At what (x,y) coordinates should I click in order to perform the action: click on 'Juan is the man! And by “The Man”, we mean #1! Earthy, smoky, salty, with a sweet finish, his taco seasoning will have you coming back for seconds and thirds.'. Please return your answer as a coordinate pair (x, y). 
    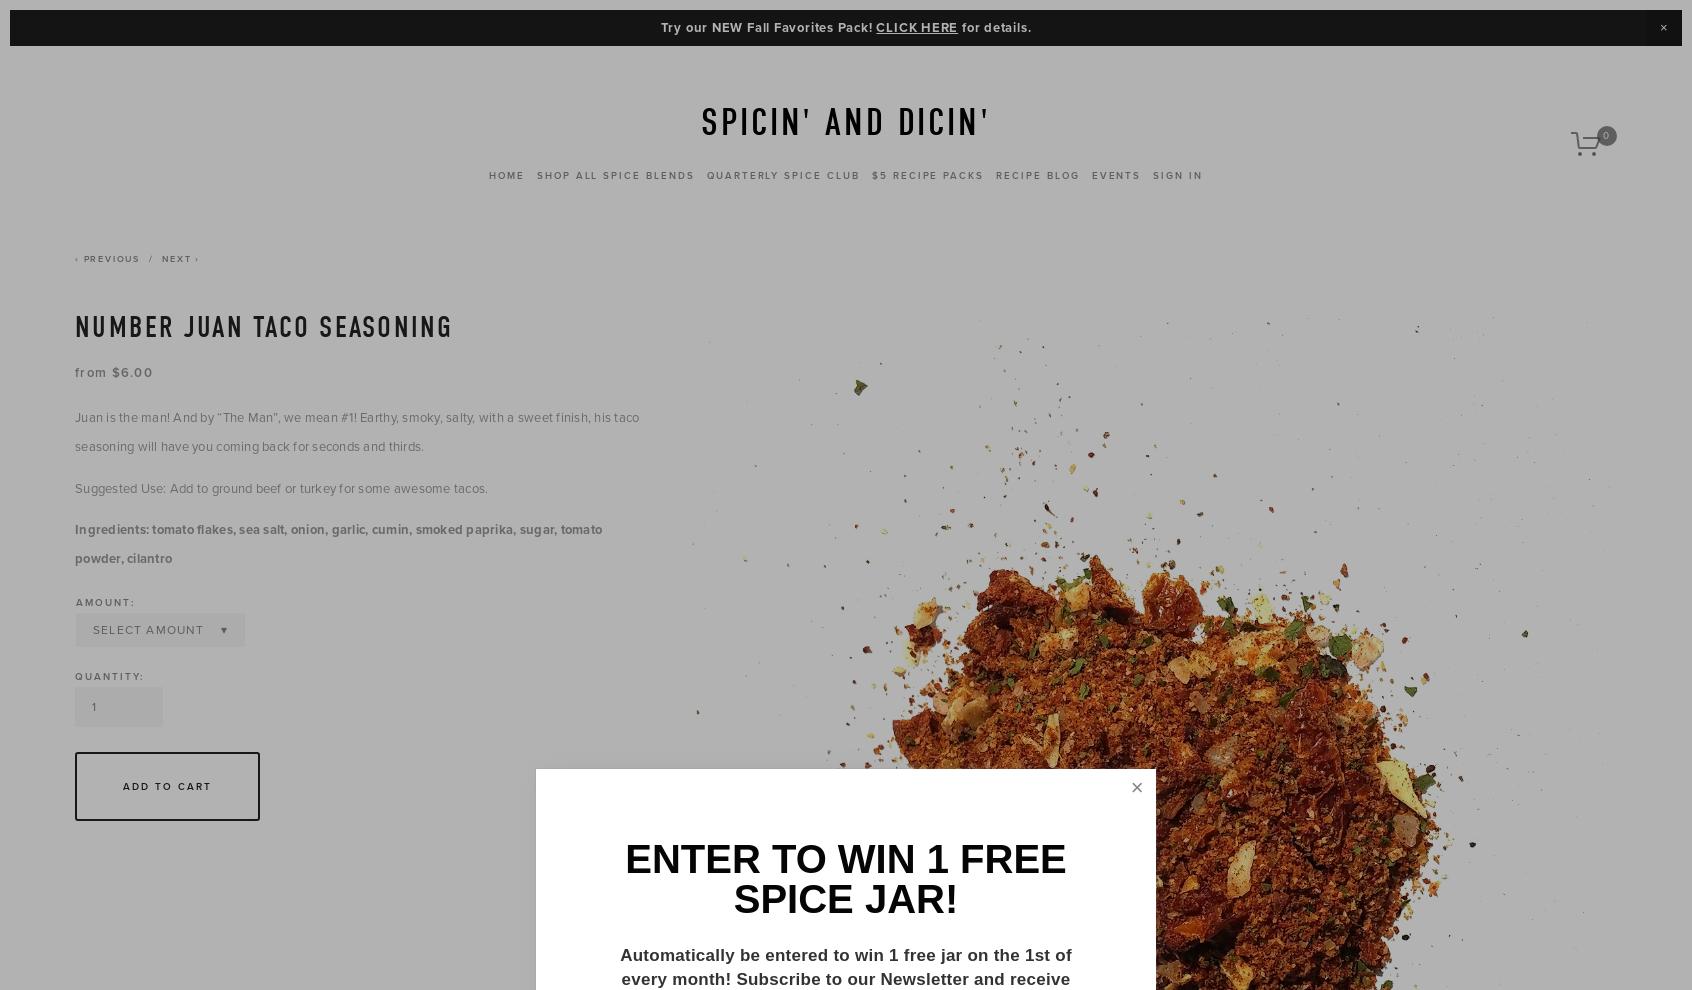
    Looking at the image, I should click on (357, 430).